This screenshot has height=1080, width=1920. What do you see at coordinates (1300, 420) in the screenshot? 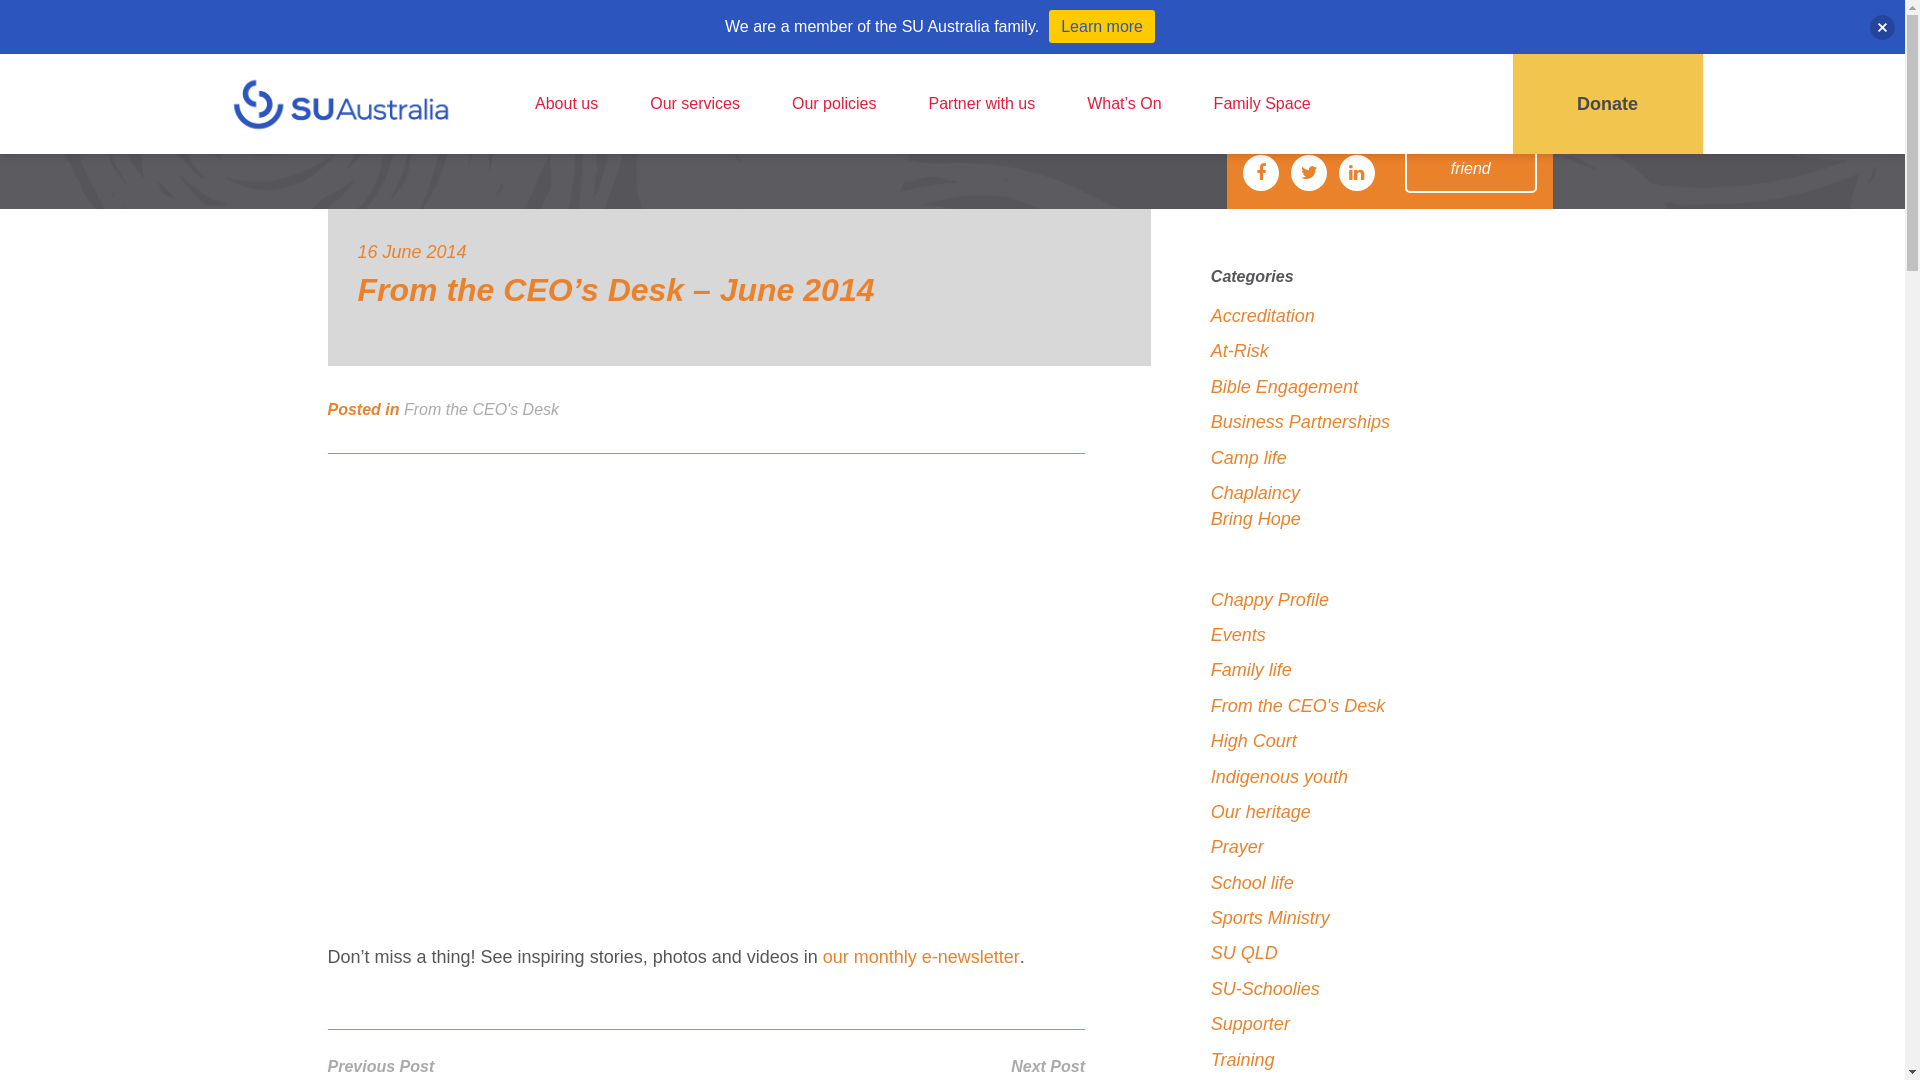
I see `'Business Partnerships'` at bounding box center [1300, 420].